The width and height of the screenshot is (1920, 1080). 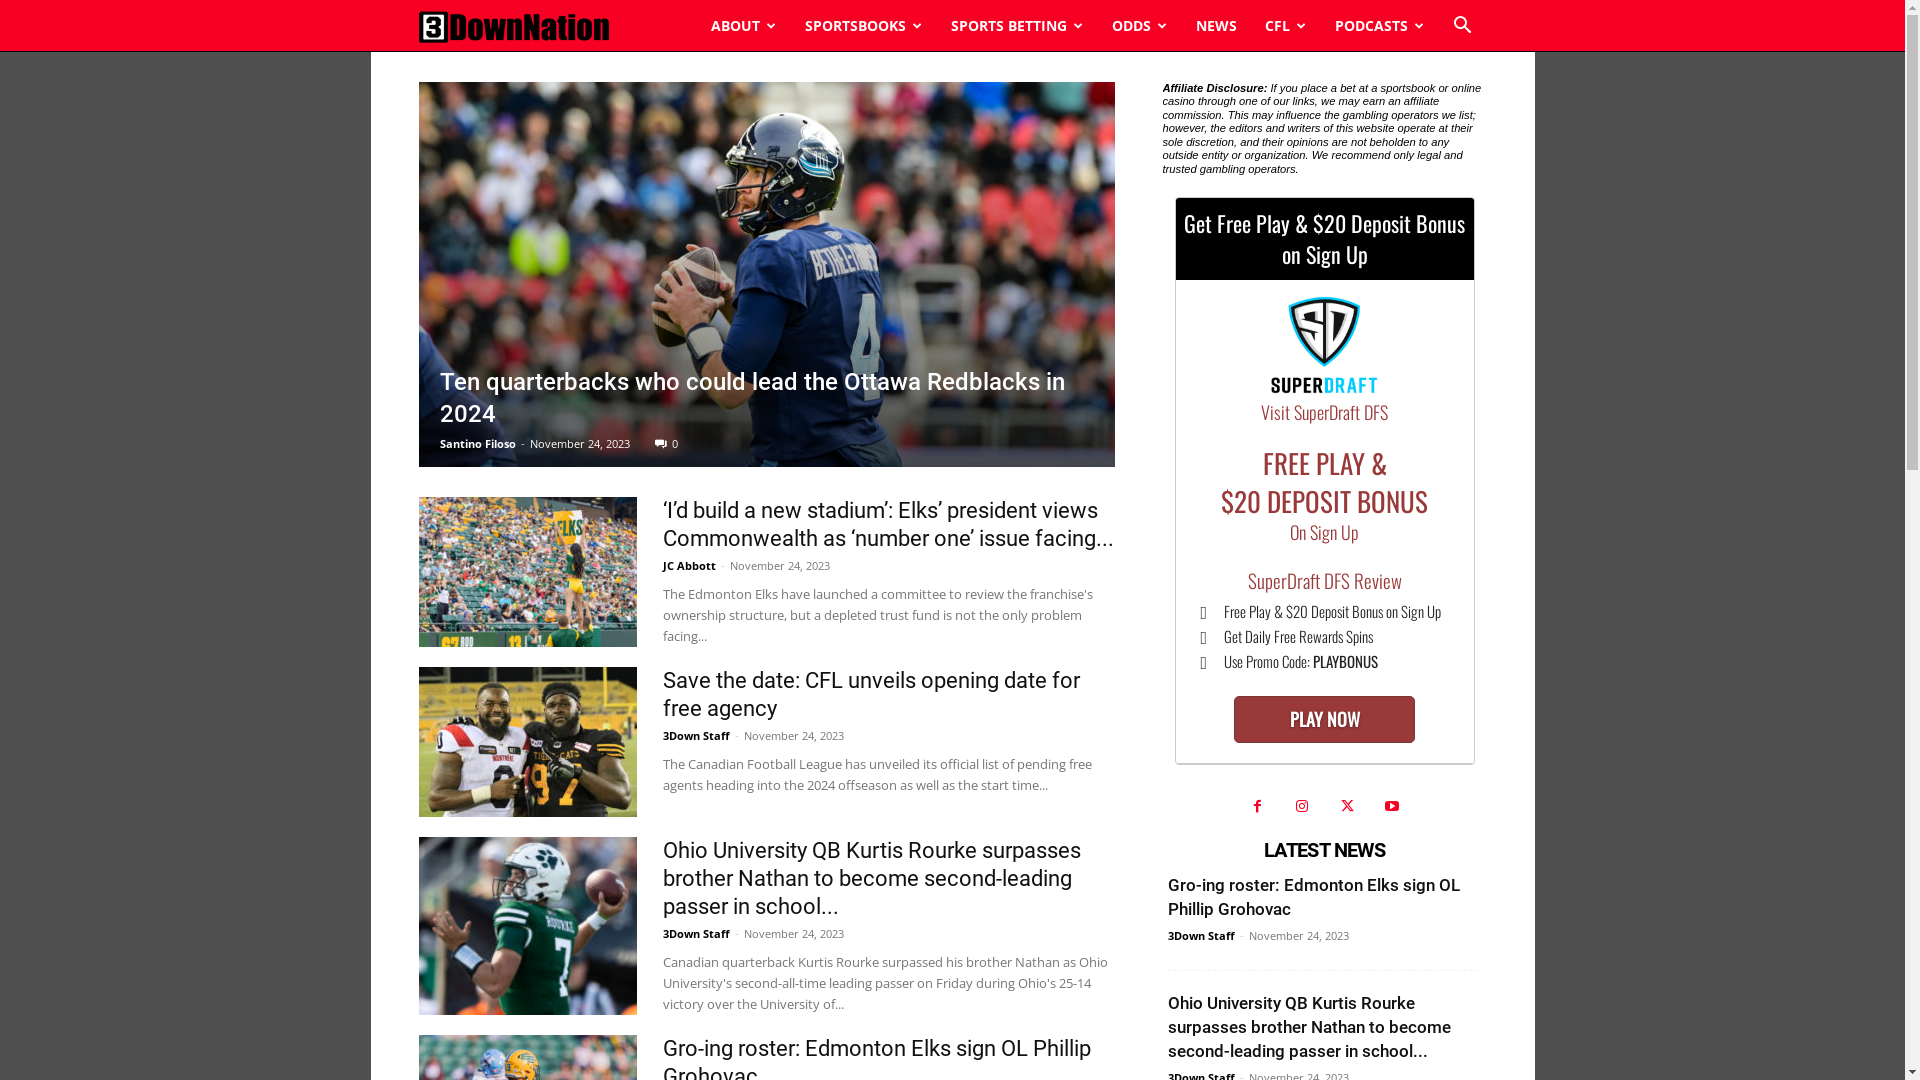 I want to click on 'PLAY NOW', so click(x=1324, y=718).